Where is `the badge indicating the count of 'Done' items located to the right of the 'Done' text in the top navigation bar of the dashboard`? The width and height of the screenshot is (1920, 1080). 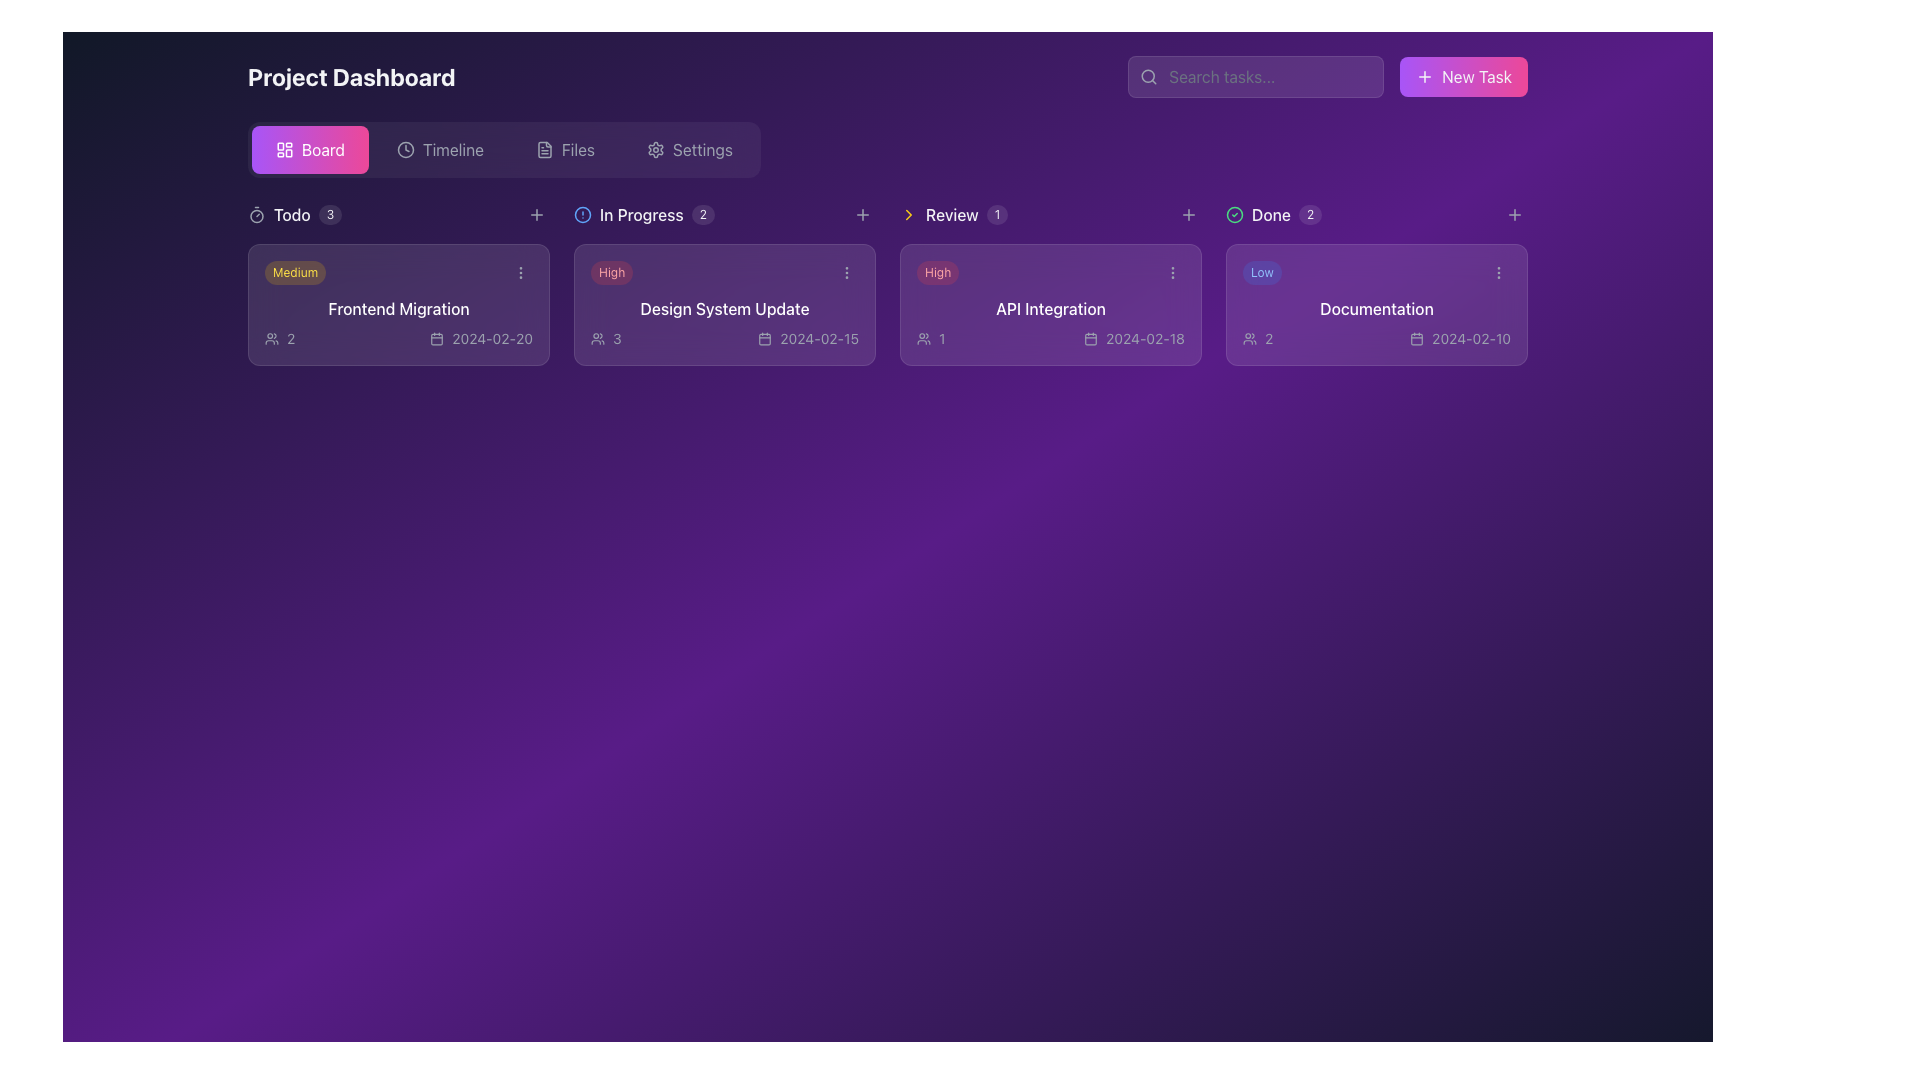 the badge indicating the count of 'Done' items located to the right of the 'Done' text in the top navigation bar of the dashboard is located at coordinates (1310, 215).